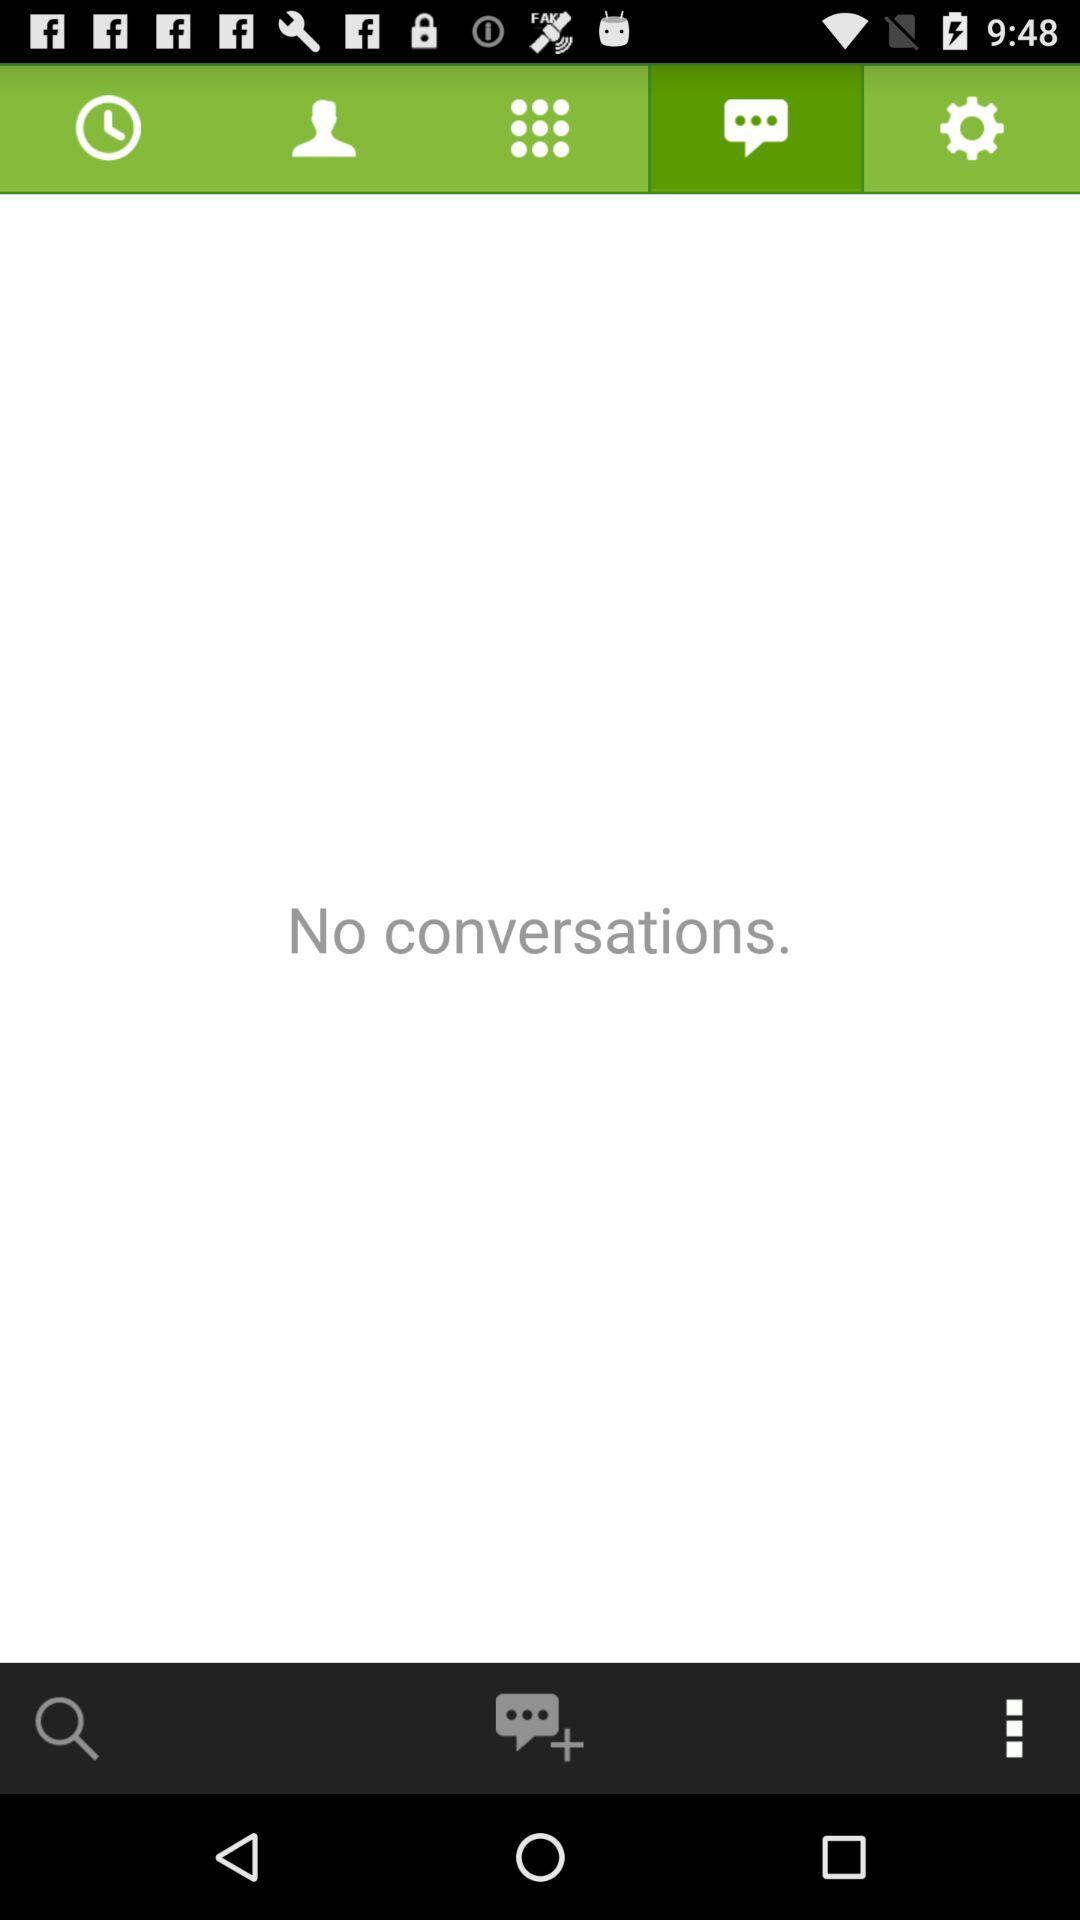 The height and width of the screenshot is (1920, 1080). Describe the element at coordinates (67, 1848) in the screenshot. I see `the search icon` at that location.